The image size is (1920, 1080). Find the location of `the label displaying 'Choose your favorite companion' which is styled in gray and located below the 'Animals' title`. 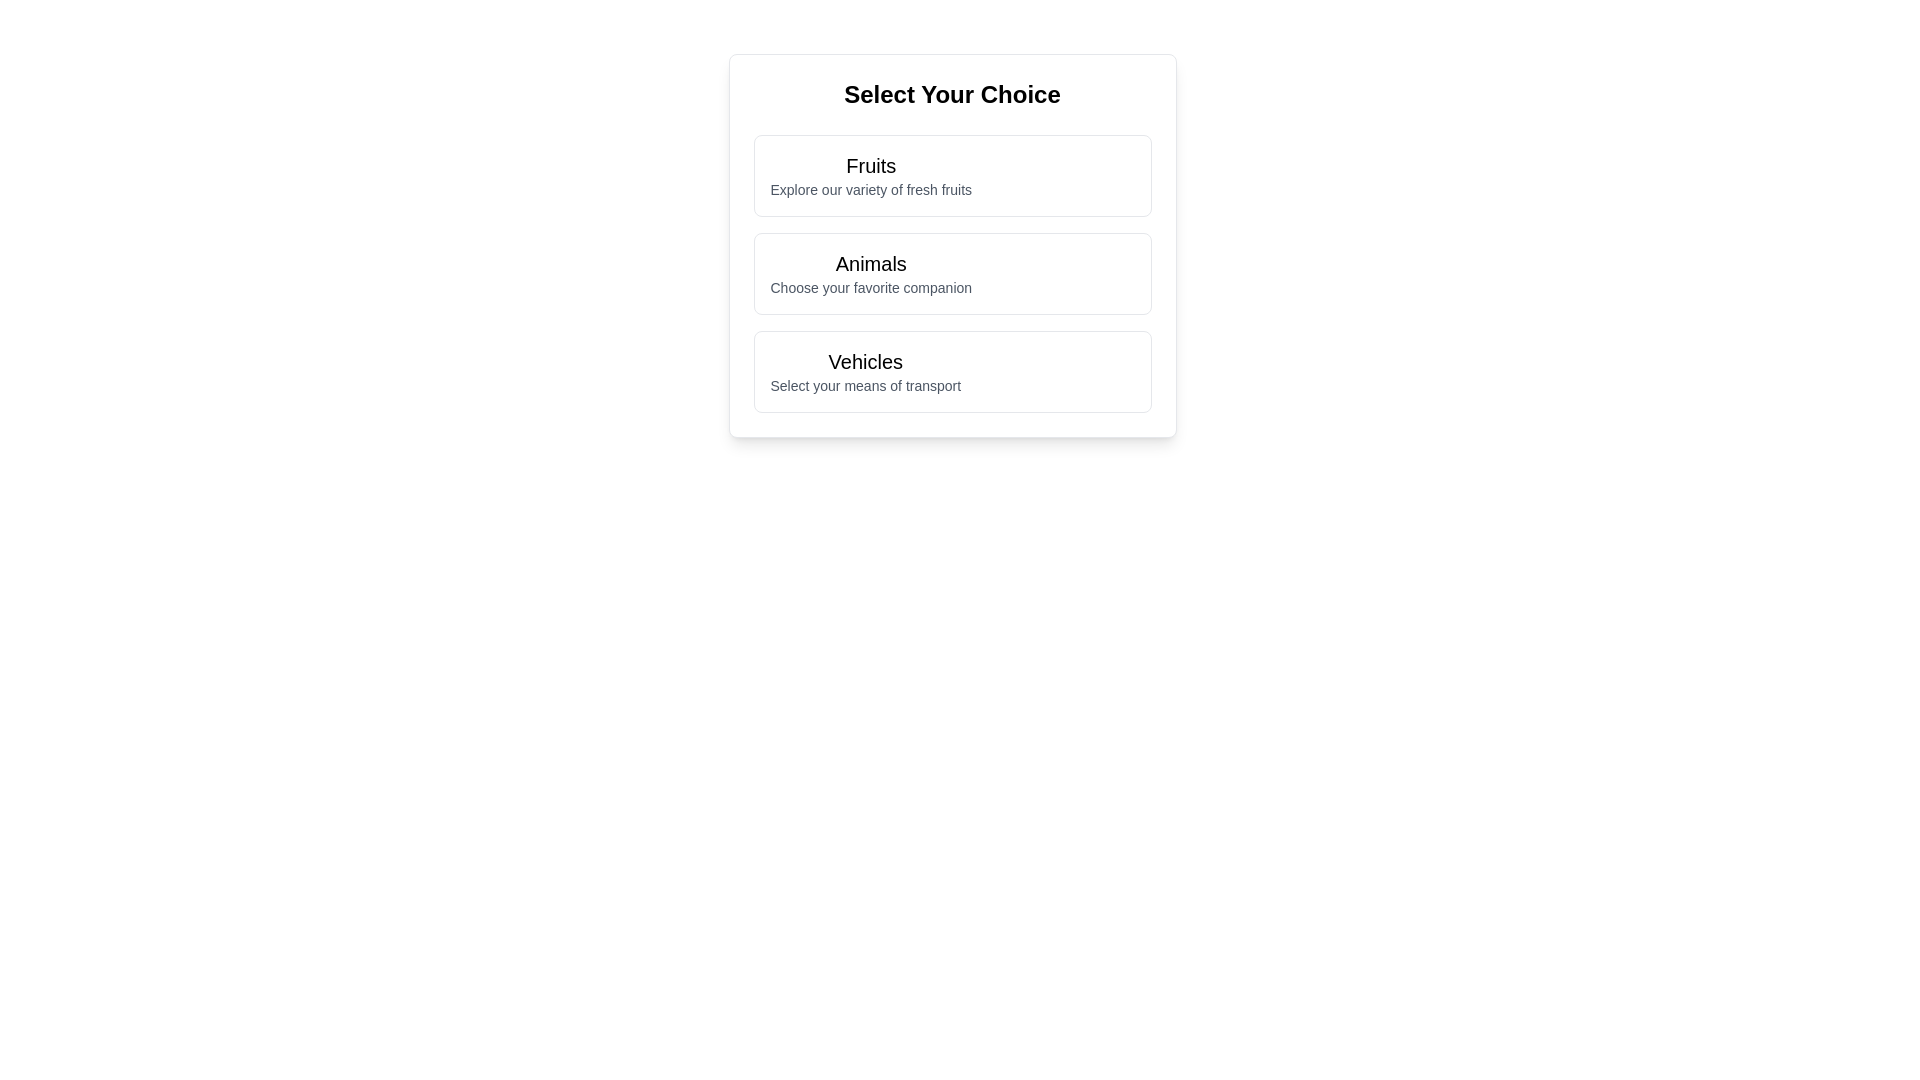

the label displaying 'Choose your favorite companion' which is styled in gray and located below the 'Animals' title is located at coordinates (871, 288).